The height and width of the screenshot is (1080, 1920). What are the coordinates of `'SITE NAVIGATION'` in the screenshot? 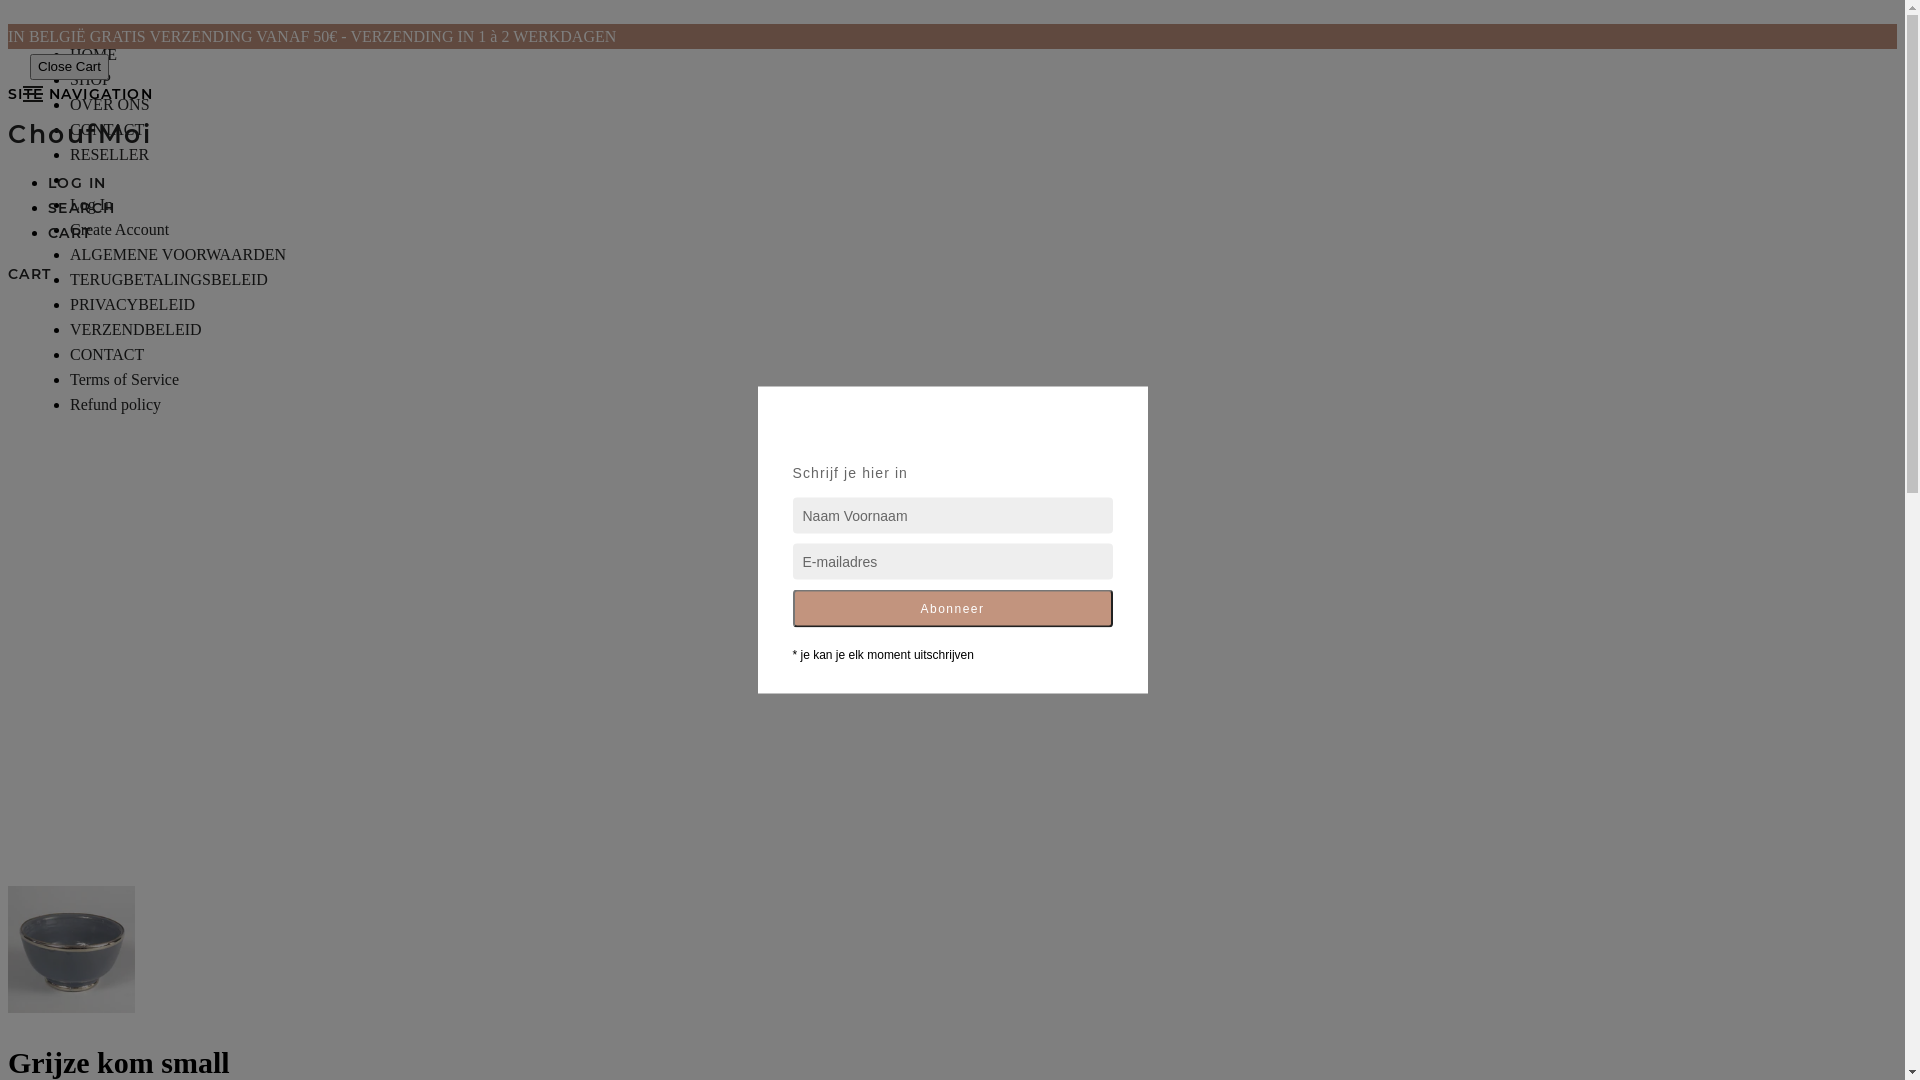 It's located at (33, 93).